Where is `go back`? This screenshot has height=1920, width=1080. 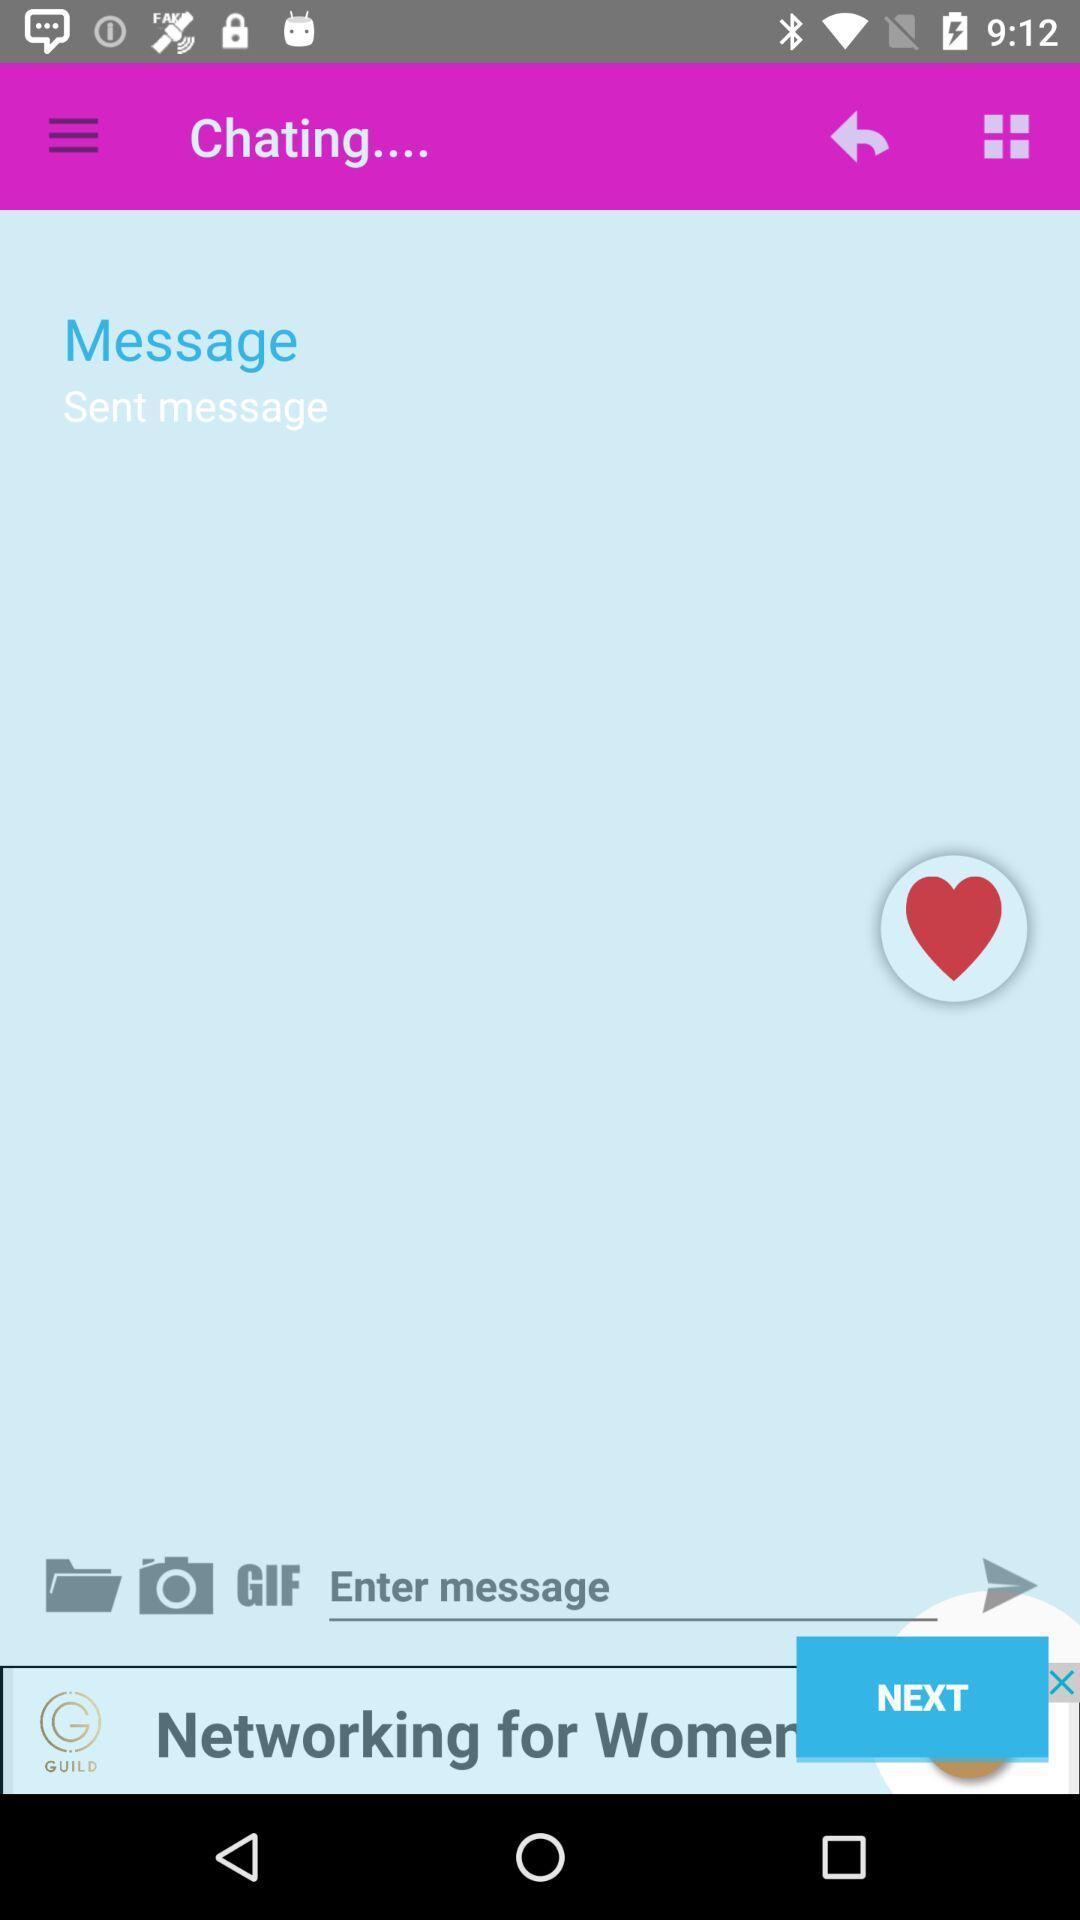
go back is located at coordinates (540, 1727).